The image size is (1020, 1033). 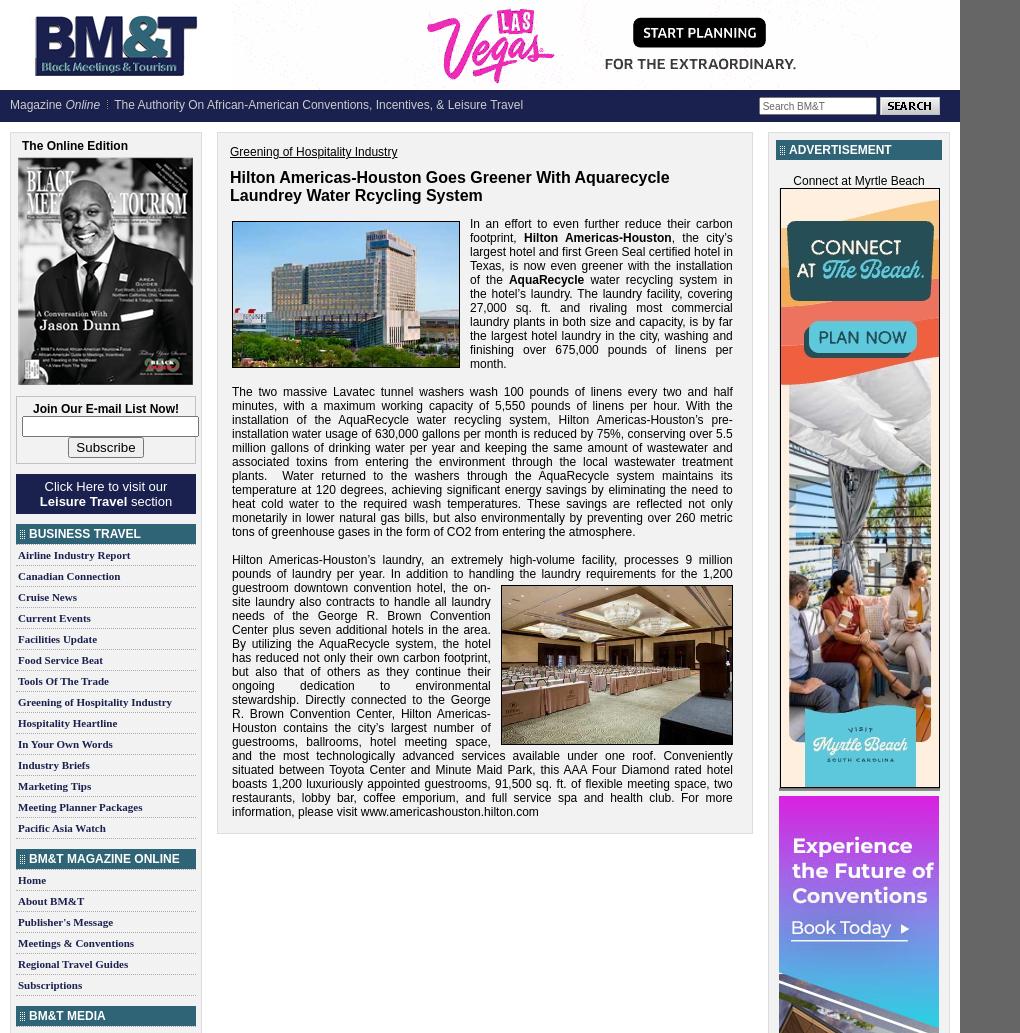 What do you see at coordinates (839, 149) in the screenshot?
I see `'Advertisement'` at bounding box center [839, 149].